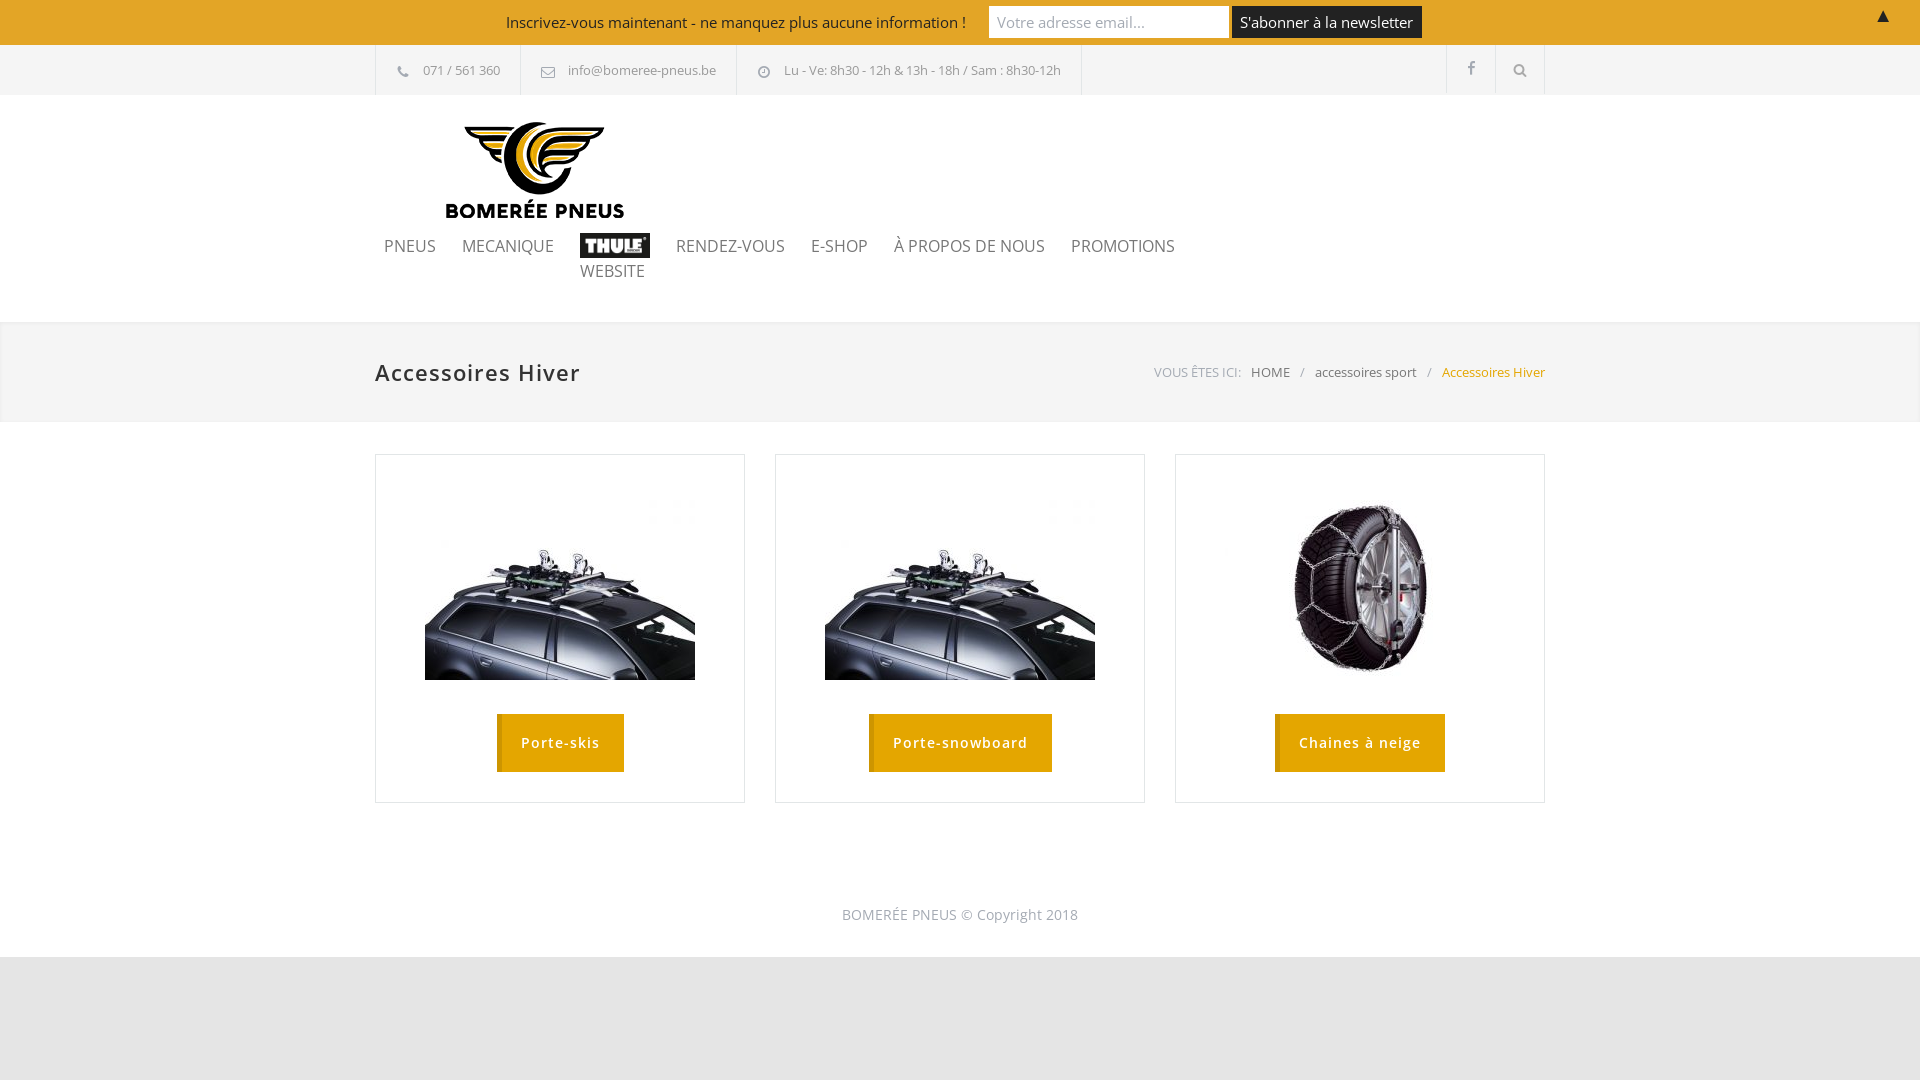 Image resolution: width=1920 pixels, height=1080 pixels. What do you see at coordinates (1496, 68) in the screenshot?
I see `'Search'` at bounding box center [1496, 68].